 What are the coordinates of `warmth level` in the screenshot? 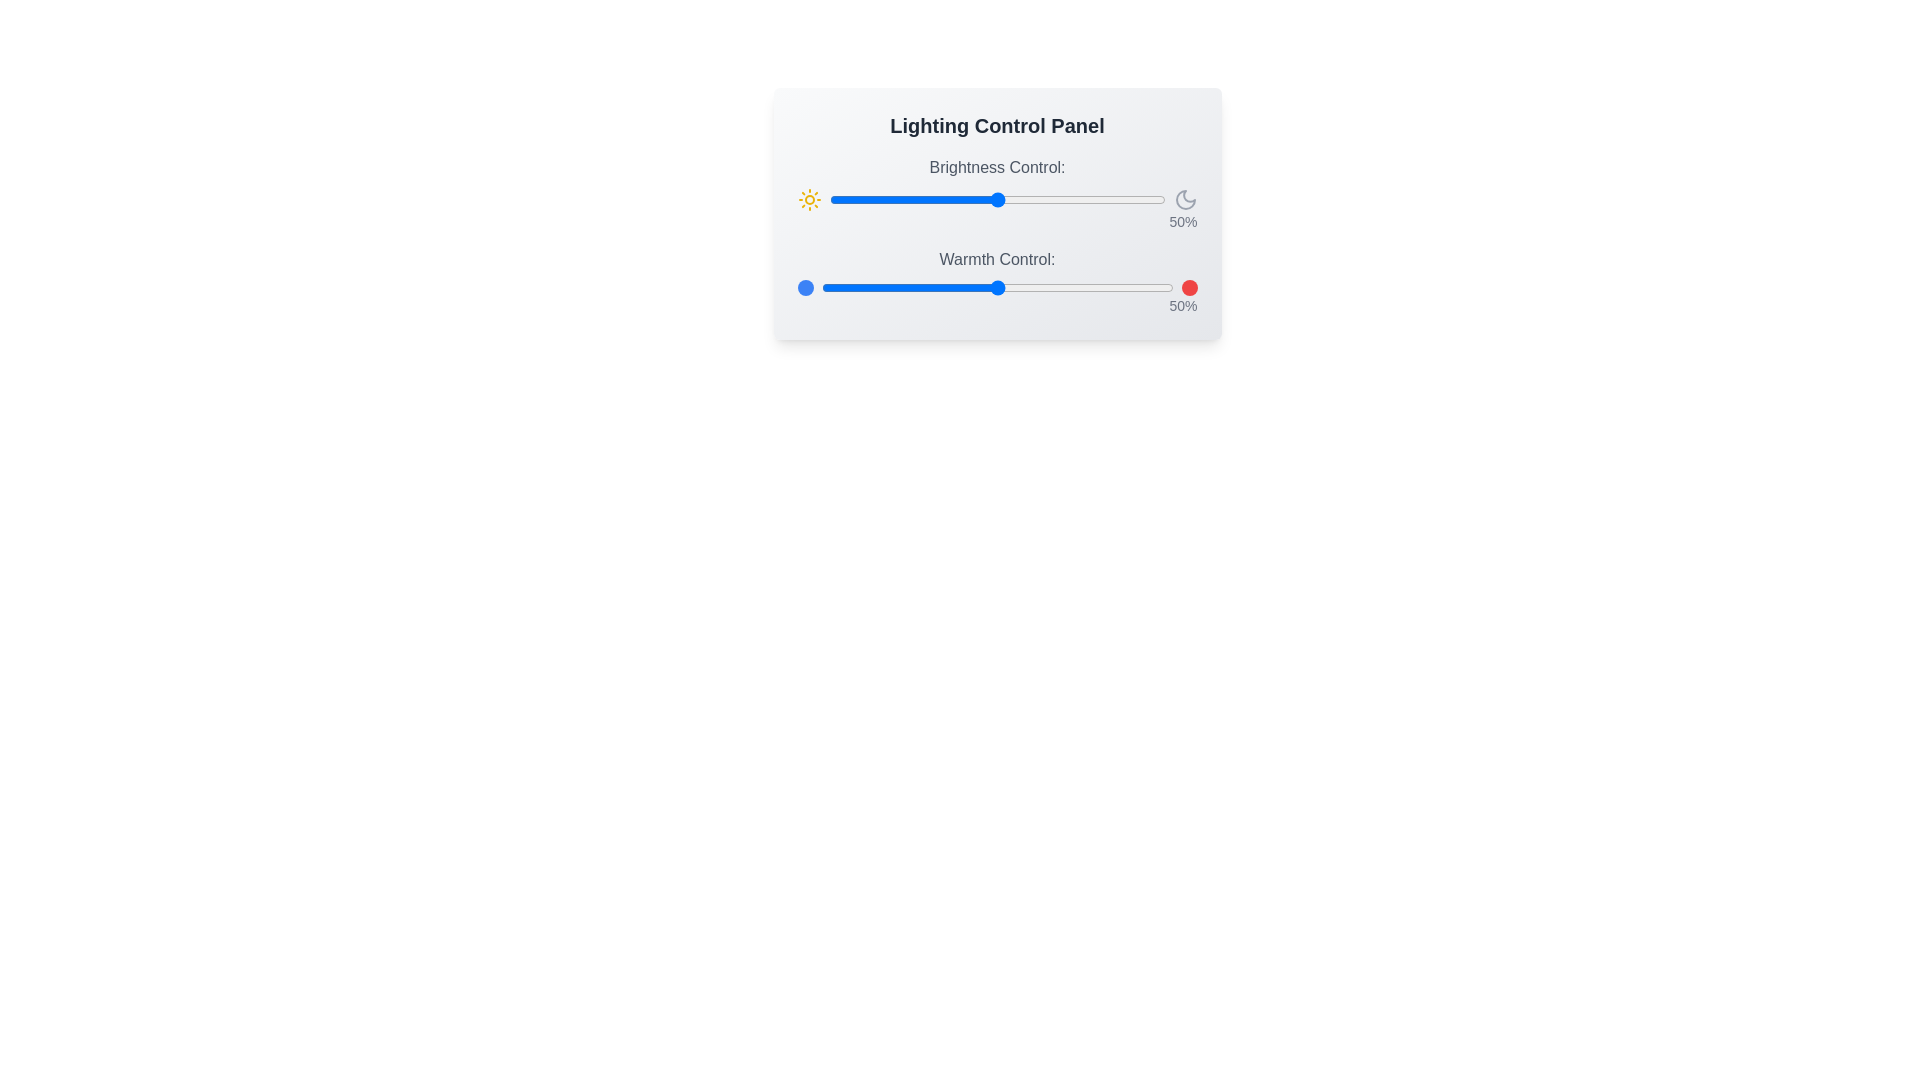 It's located at (863, 288).